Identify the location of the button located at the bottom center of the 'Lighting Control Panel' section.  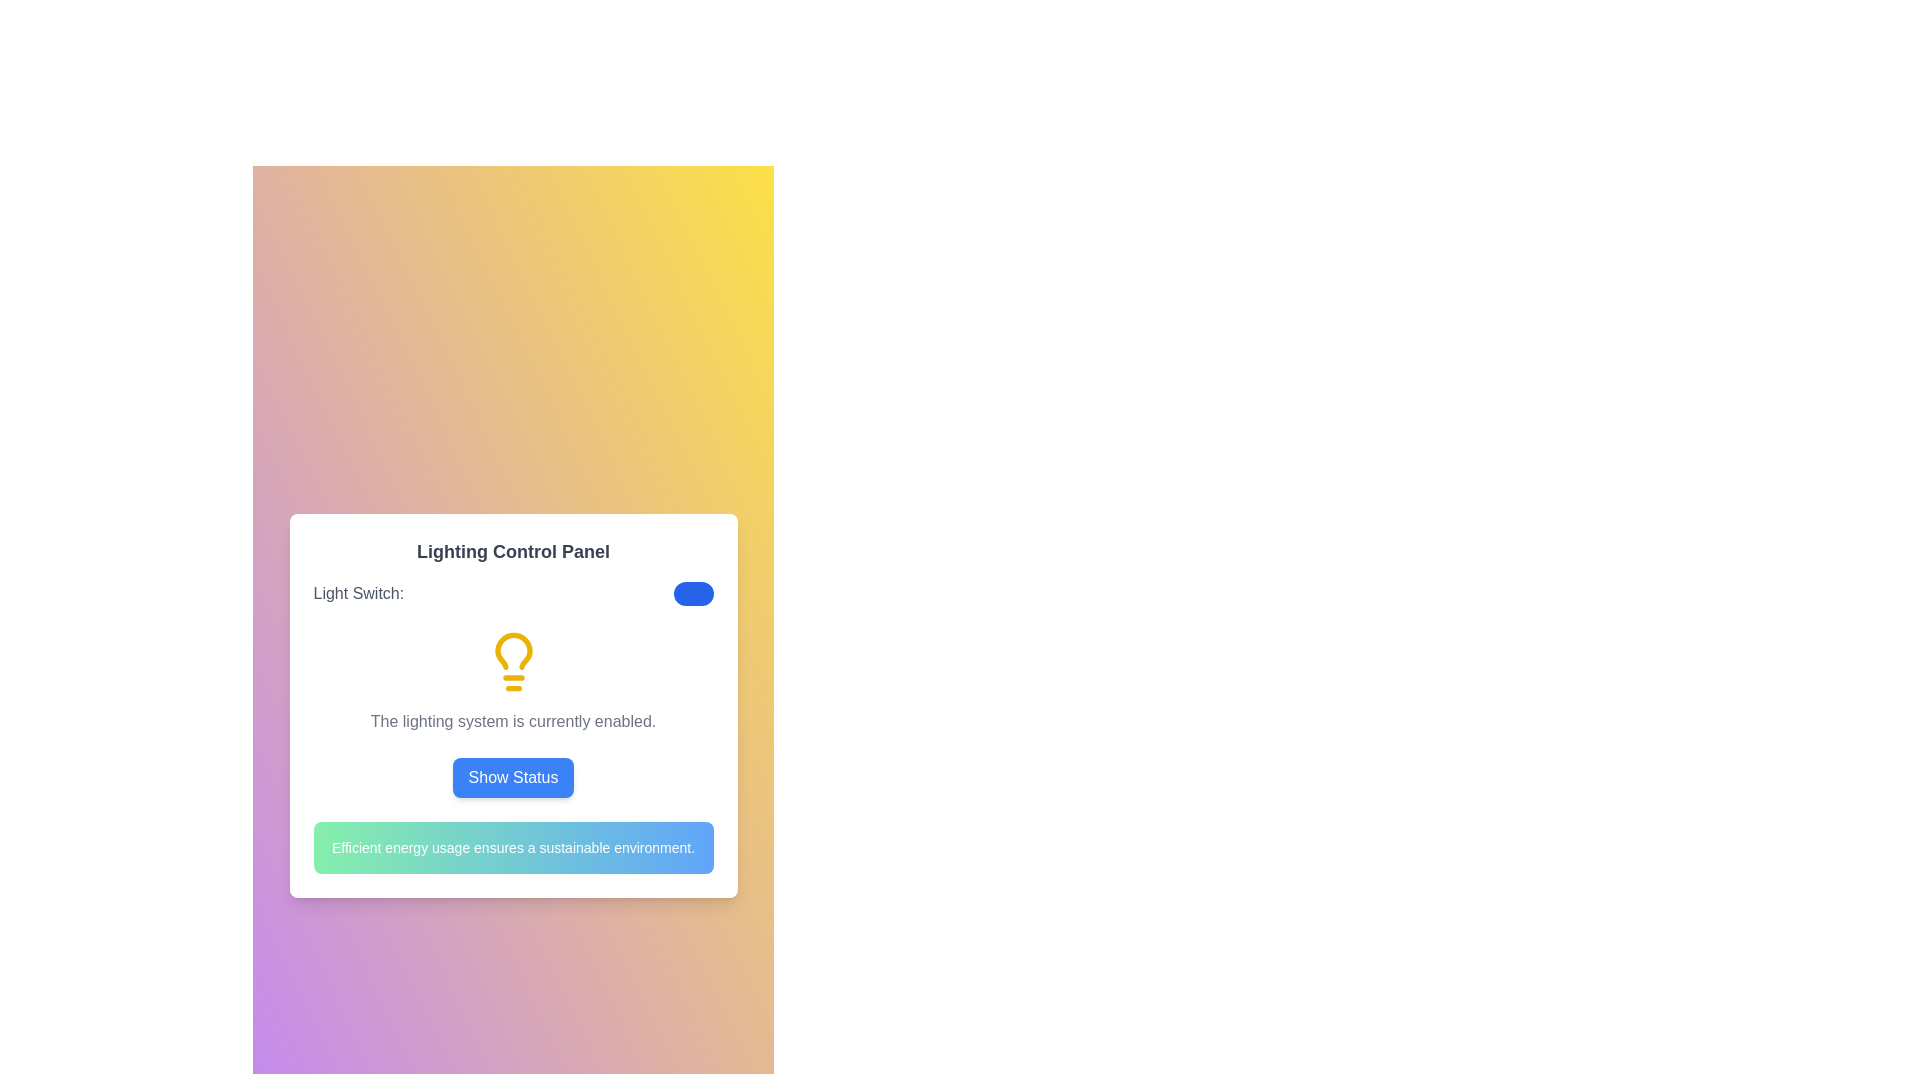
(513, 777).